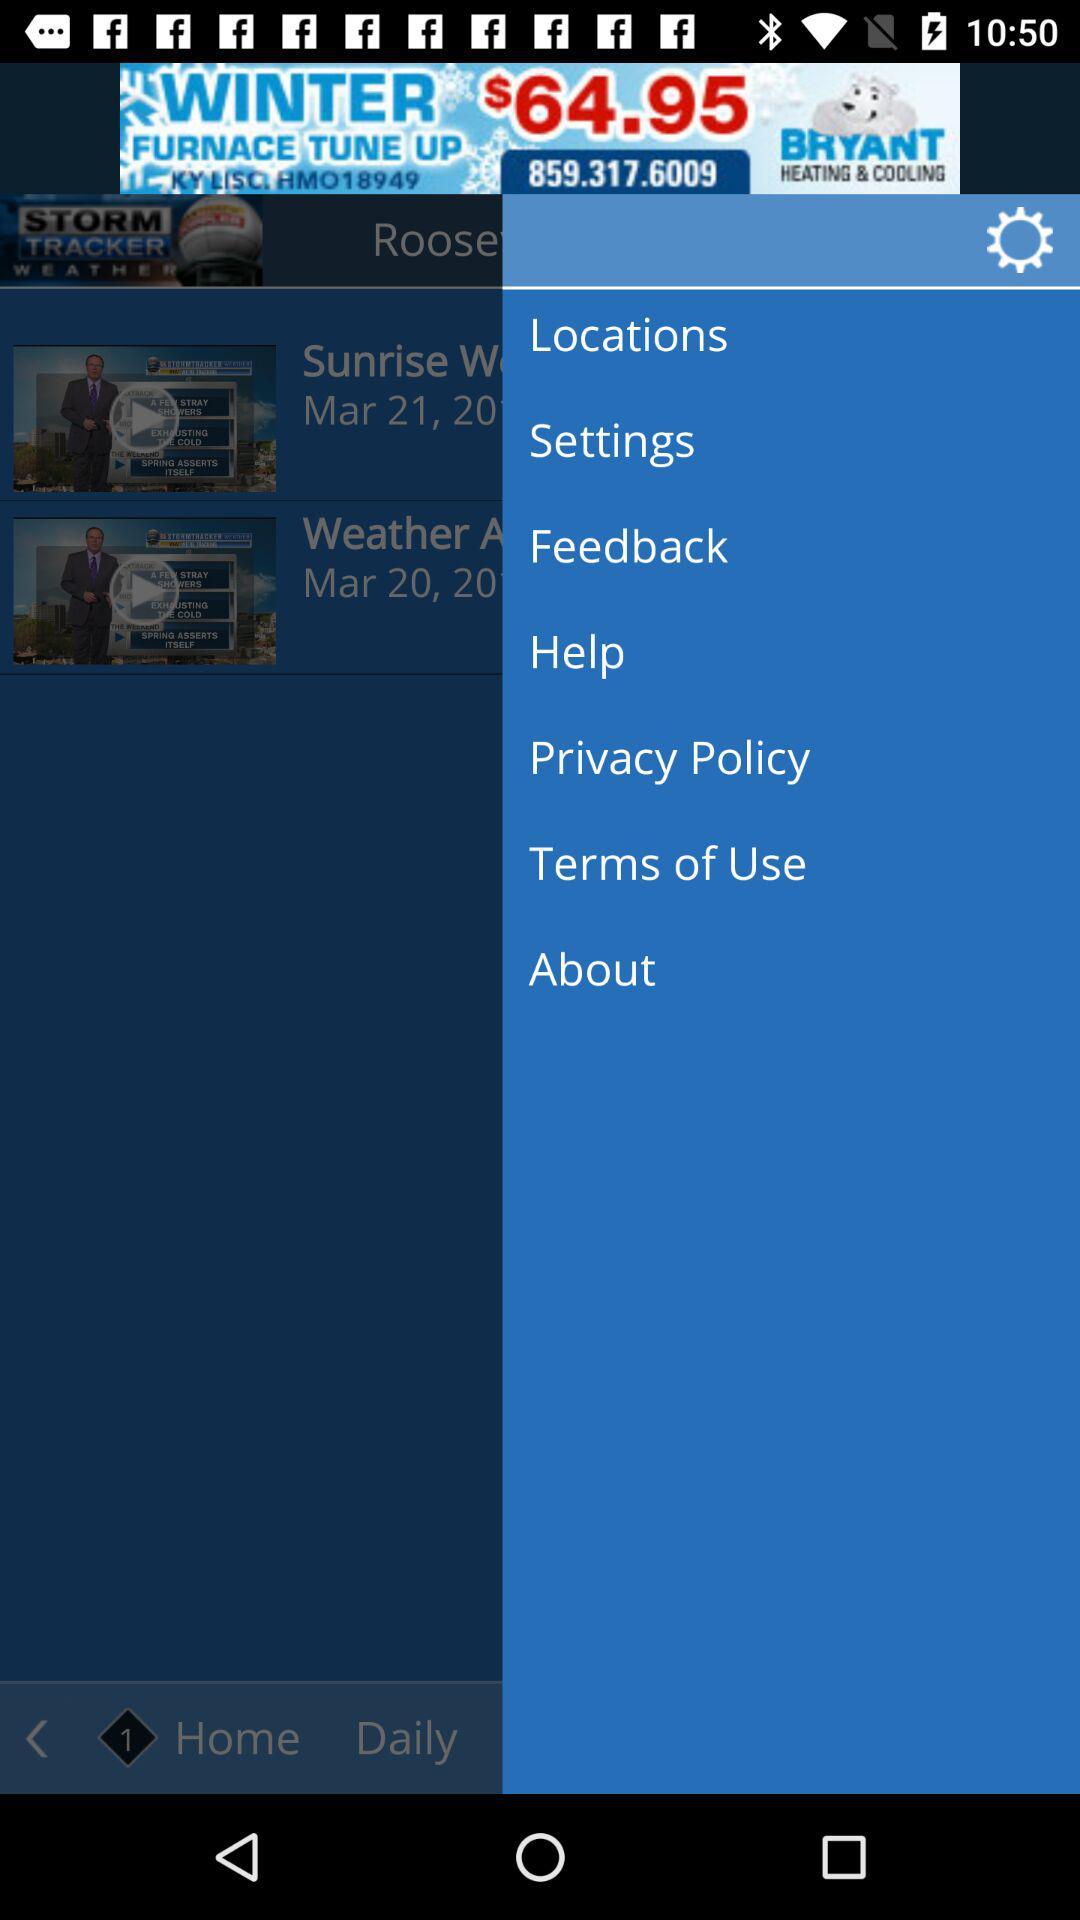 This screenshot has height=1920, width=1080. I want to click on the arrow_backward icon, so click(36, 1737).